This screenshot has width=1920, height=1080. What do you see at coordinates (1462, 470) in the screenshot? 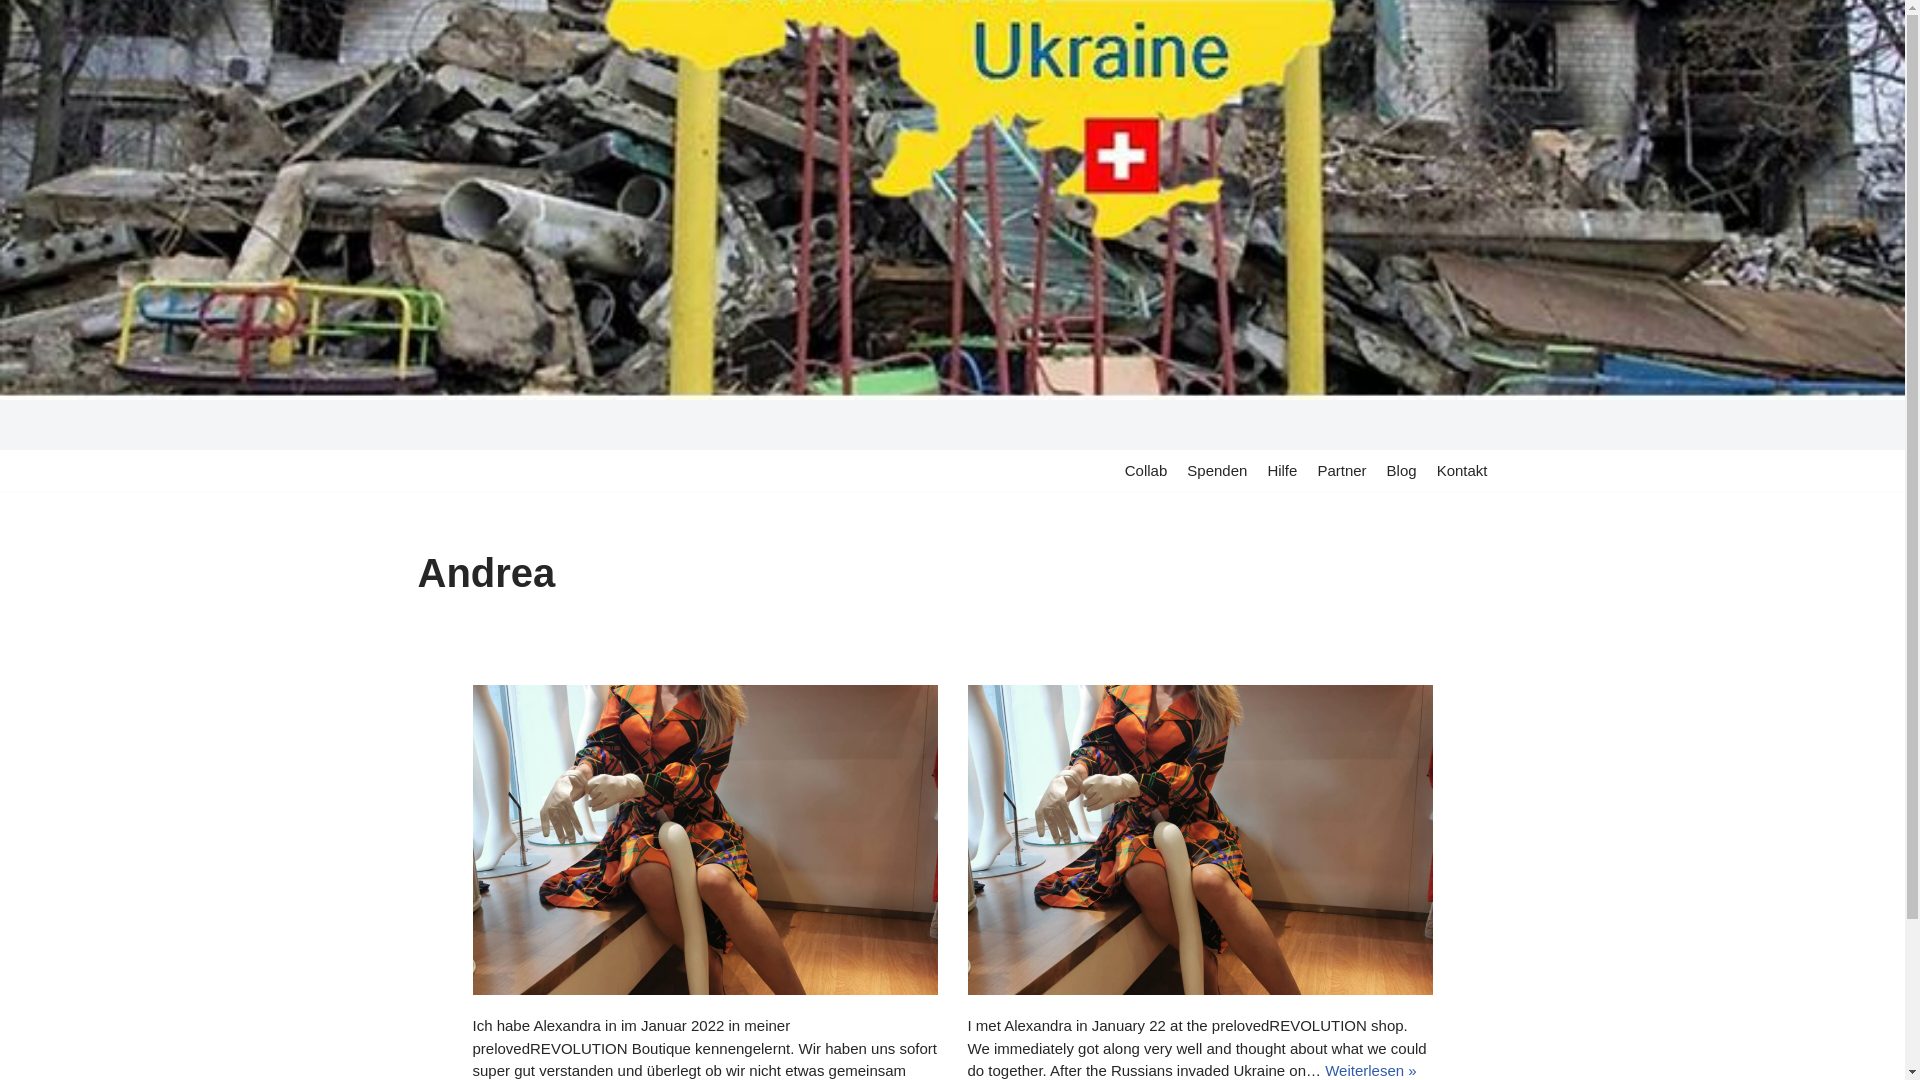
I see `'Kontakt'` at bounding box center [1462, 470].